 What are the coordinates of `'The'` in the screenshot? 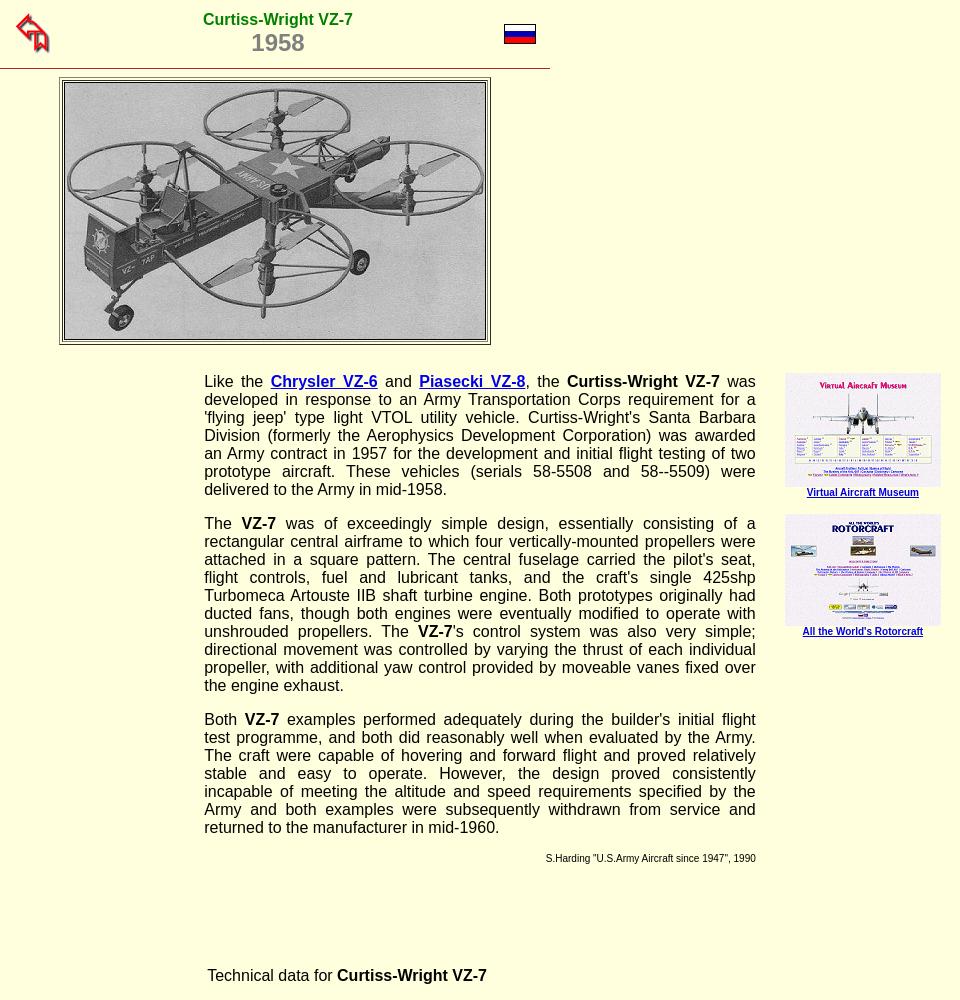 It's located at (222, 523).